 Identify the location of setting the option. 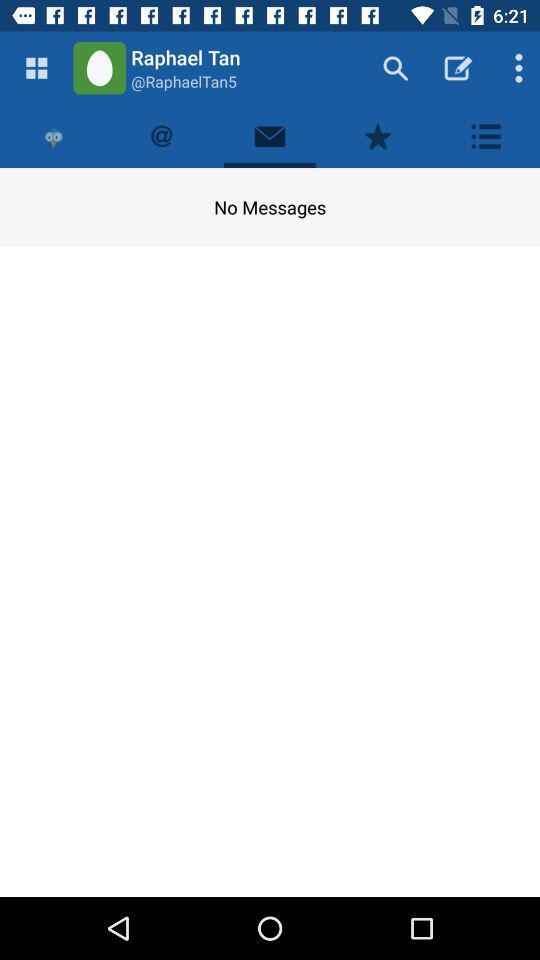
(485, 135).